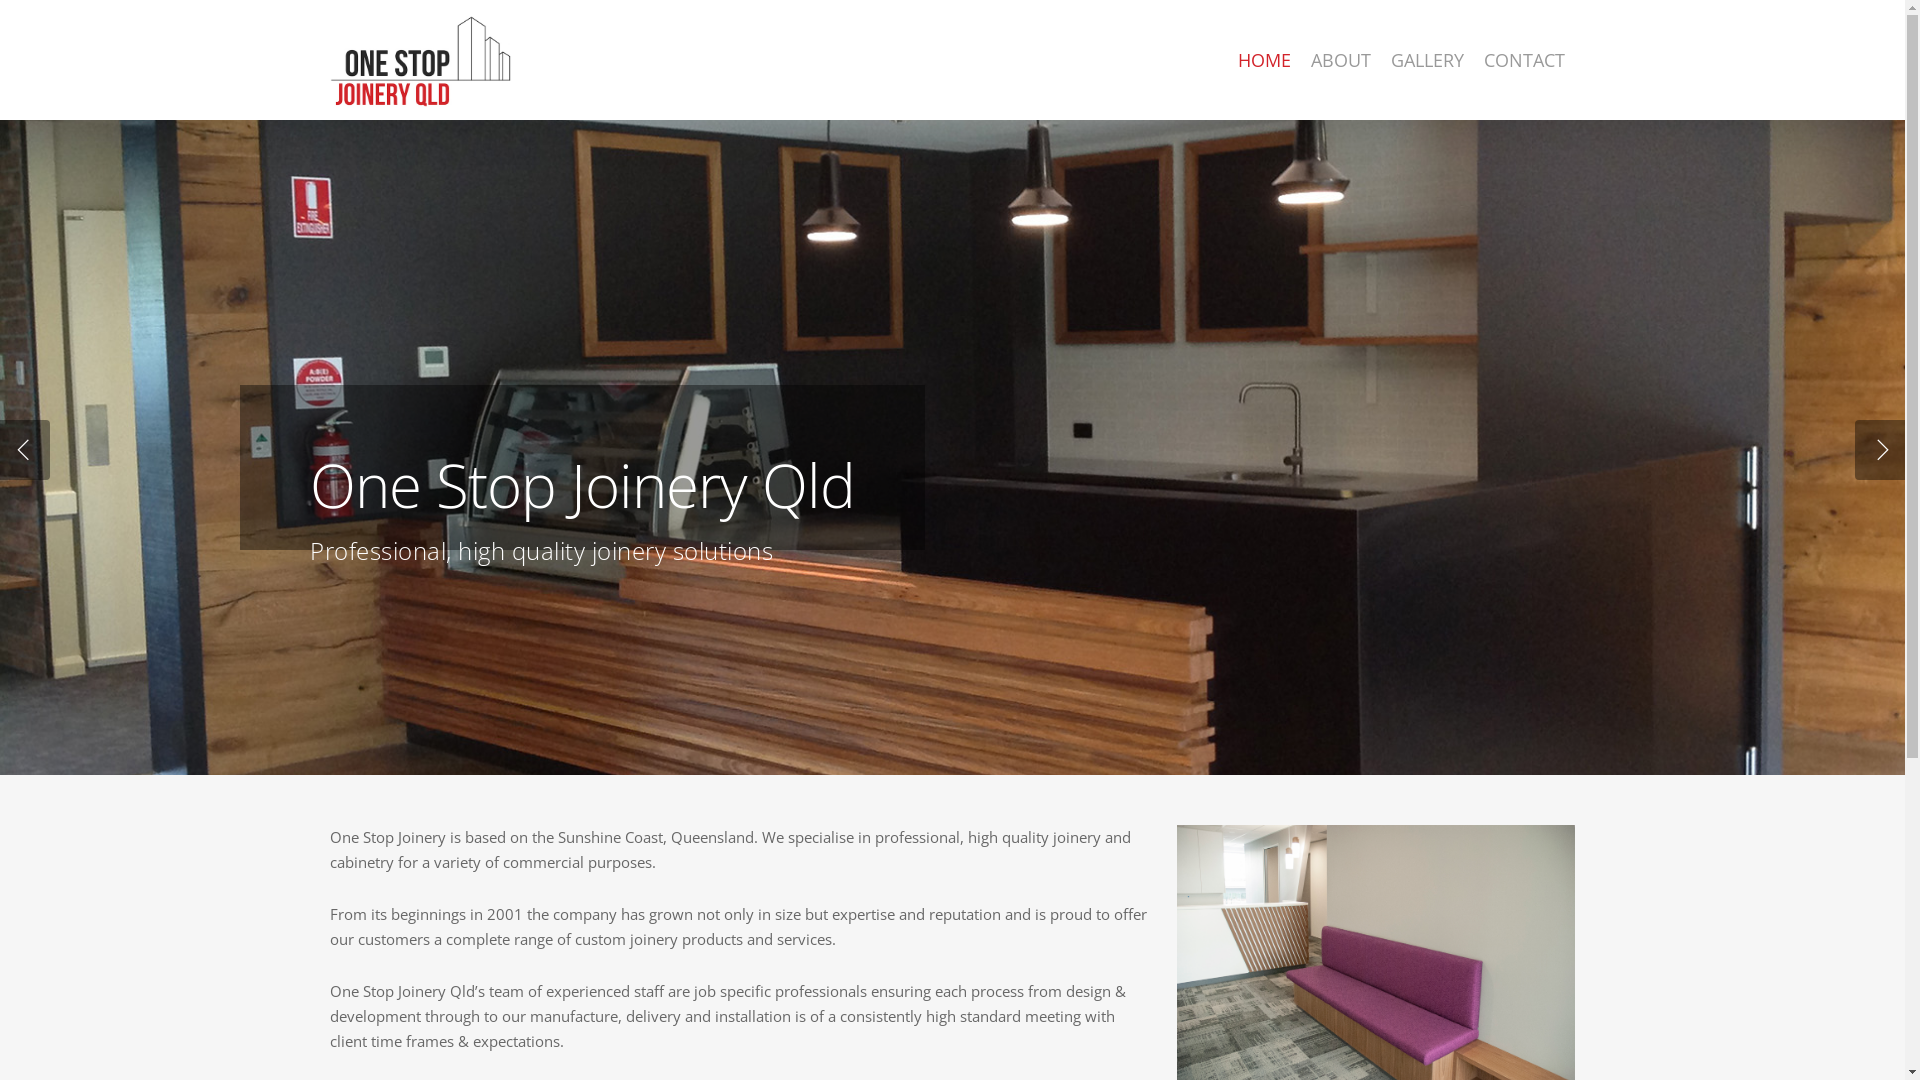  Describe the element at coordinates (1426, 59) in the screenshot. I see `'GALLERY'` at that location.